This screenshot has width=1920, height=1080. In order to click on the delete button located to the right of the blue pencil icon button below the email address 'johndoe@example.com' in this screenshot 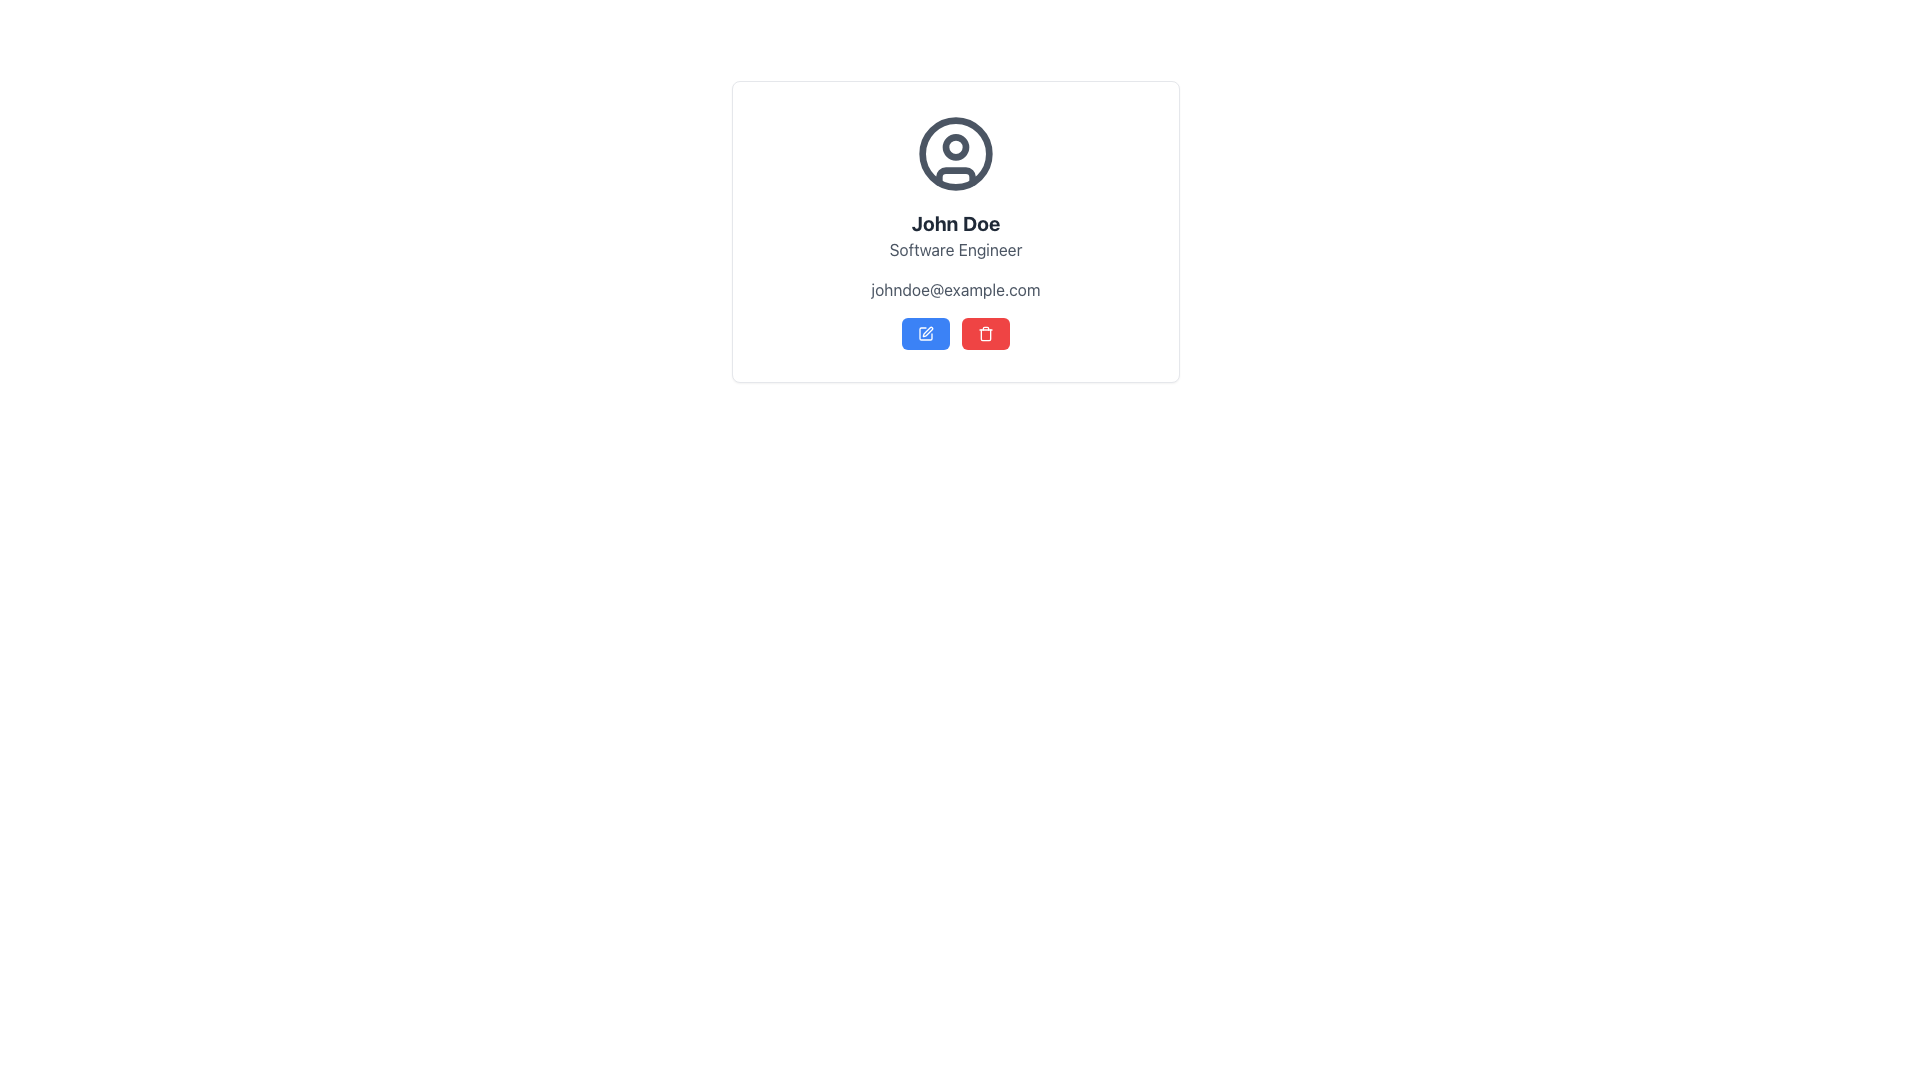, I will do `click(985, 333)`.